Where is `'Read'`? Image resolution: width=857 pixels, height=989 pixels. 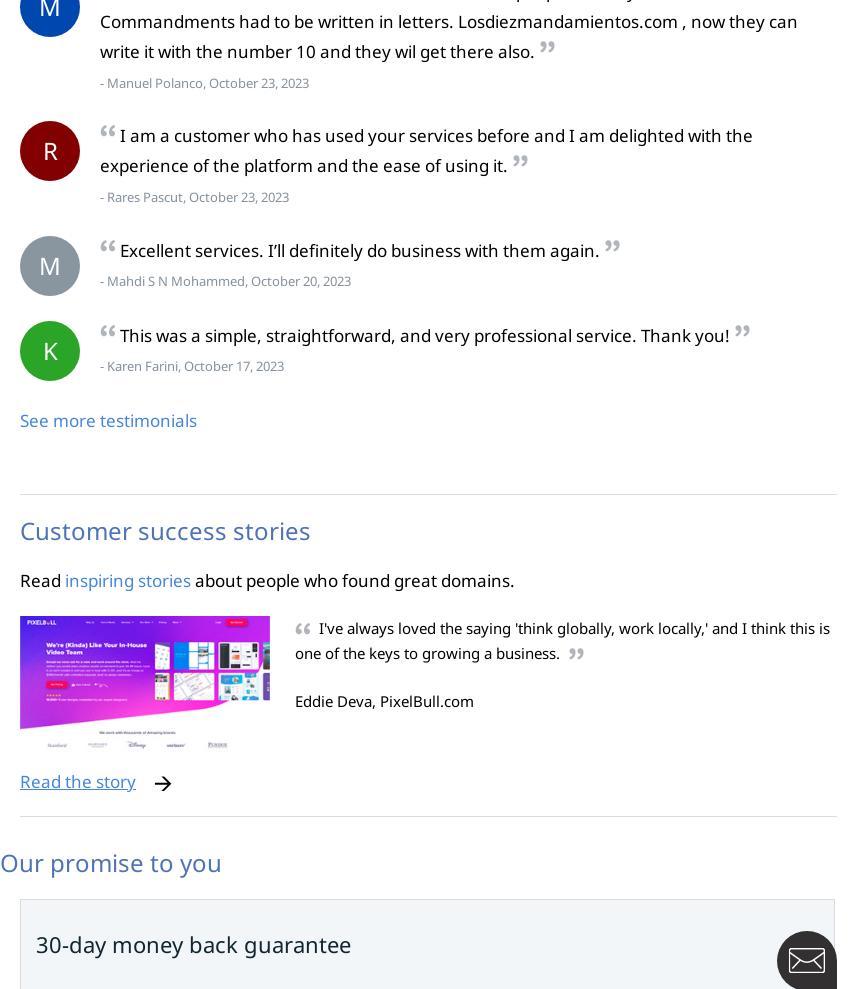 'Read' is located at coordinates (41, 578).